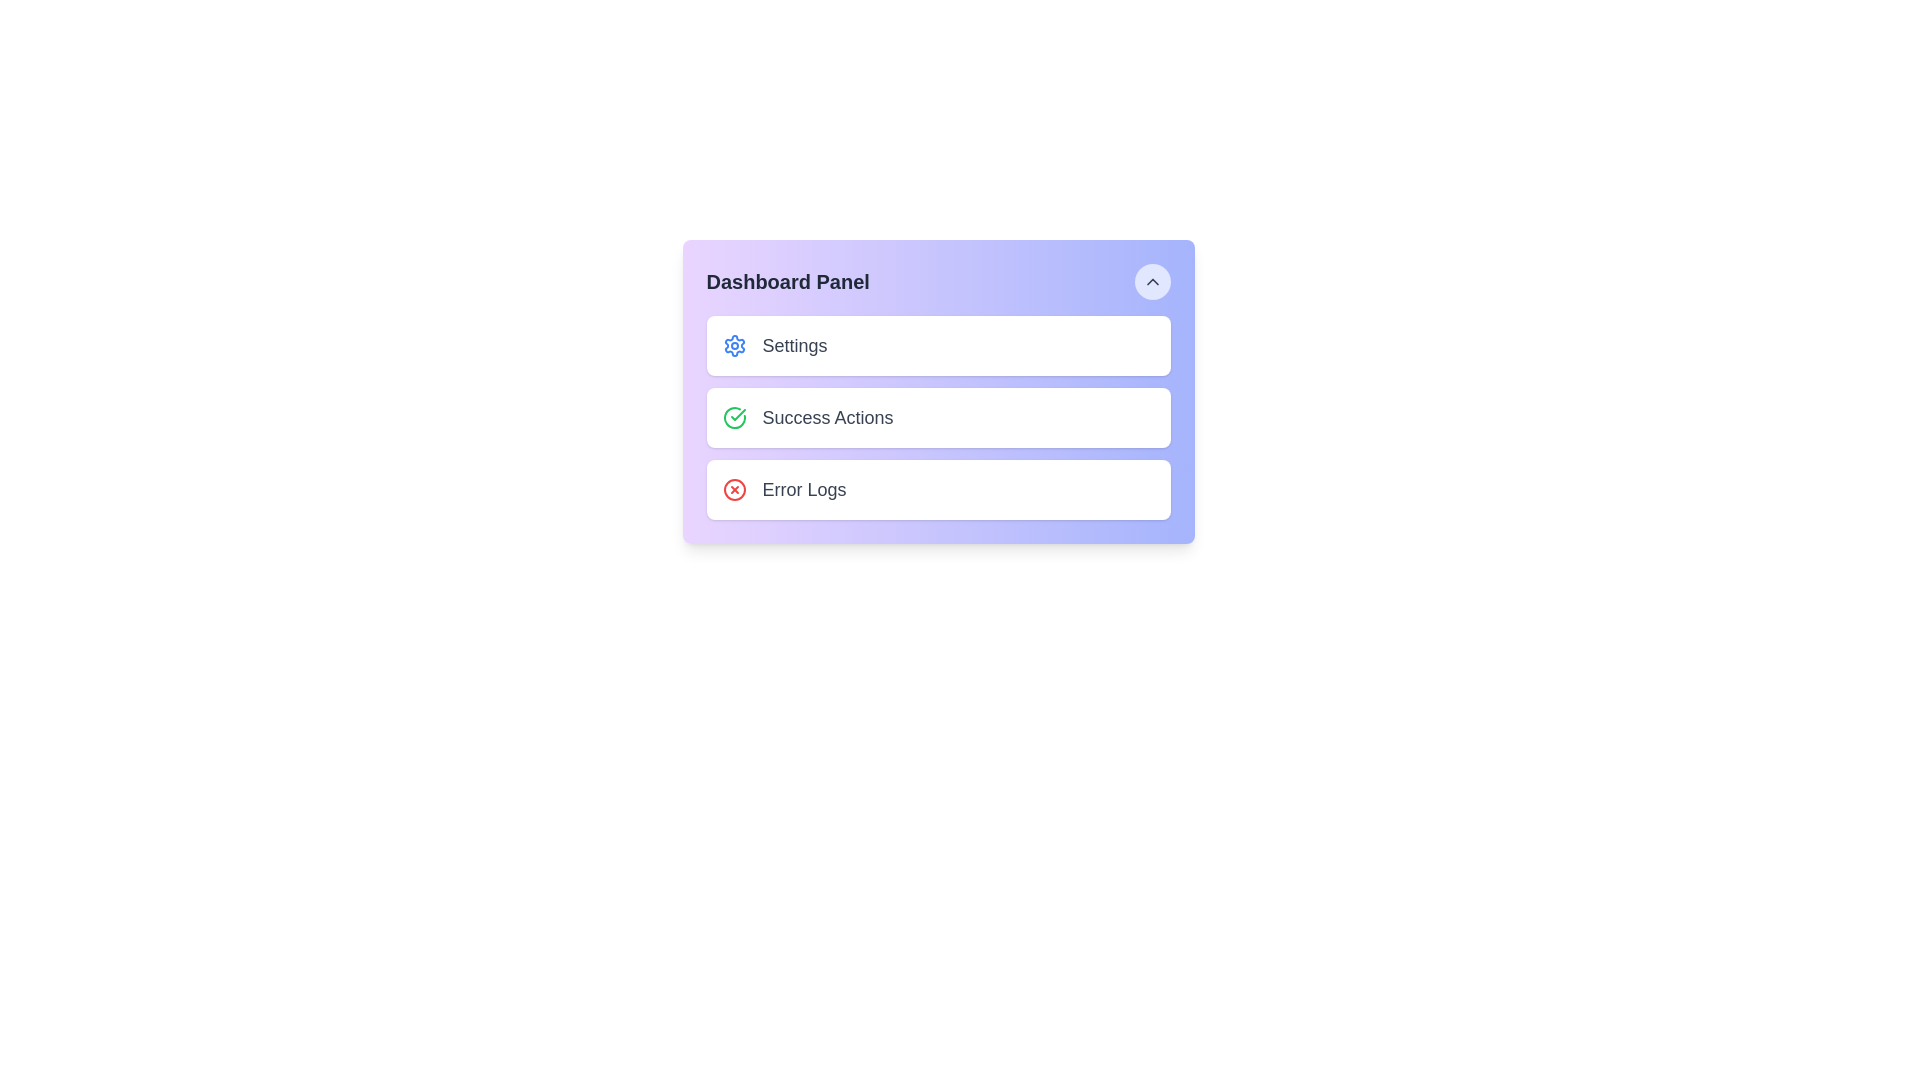  What do you see at coordinates (737, 414) in the screenshot?
I see `the meaning visually of the green checkmark icon, which represents a successful operation or confirmation, located beside the 'Success Actions' text label` at bounding box center [737, 414].